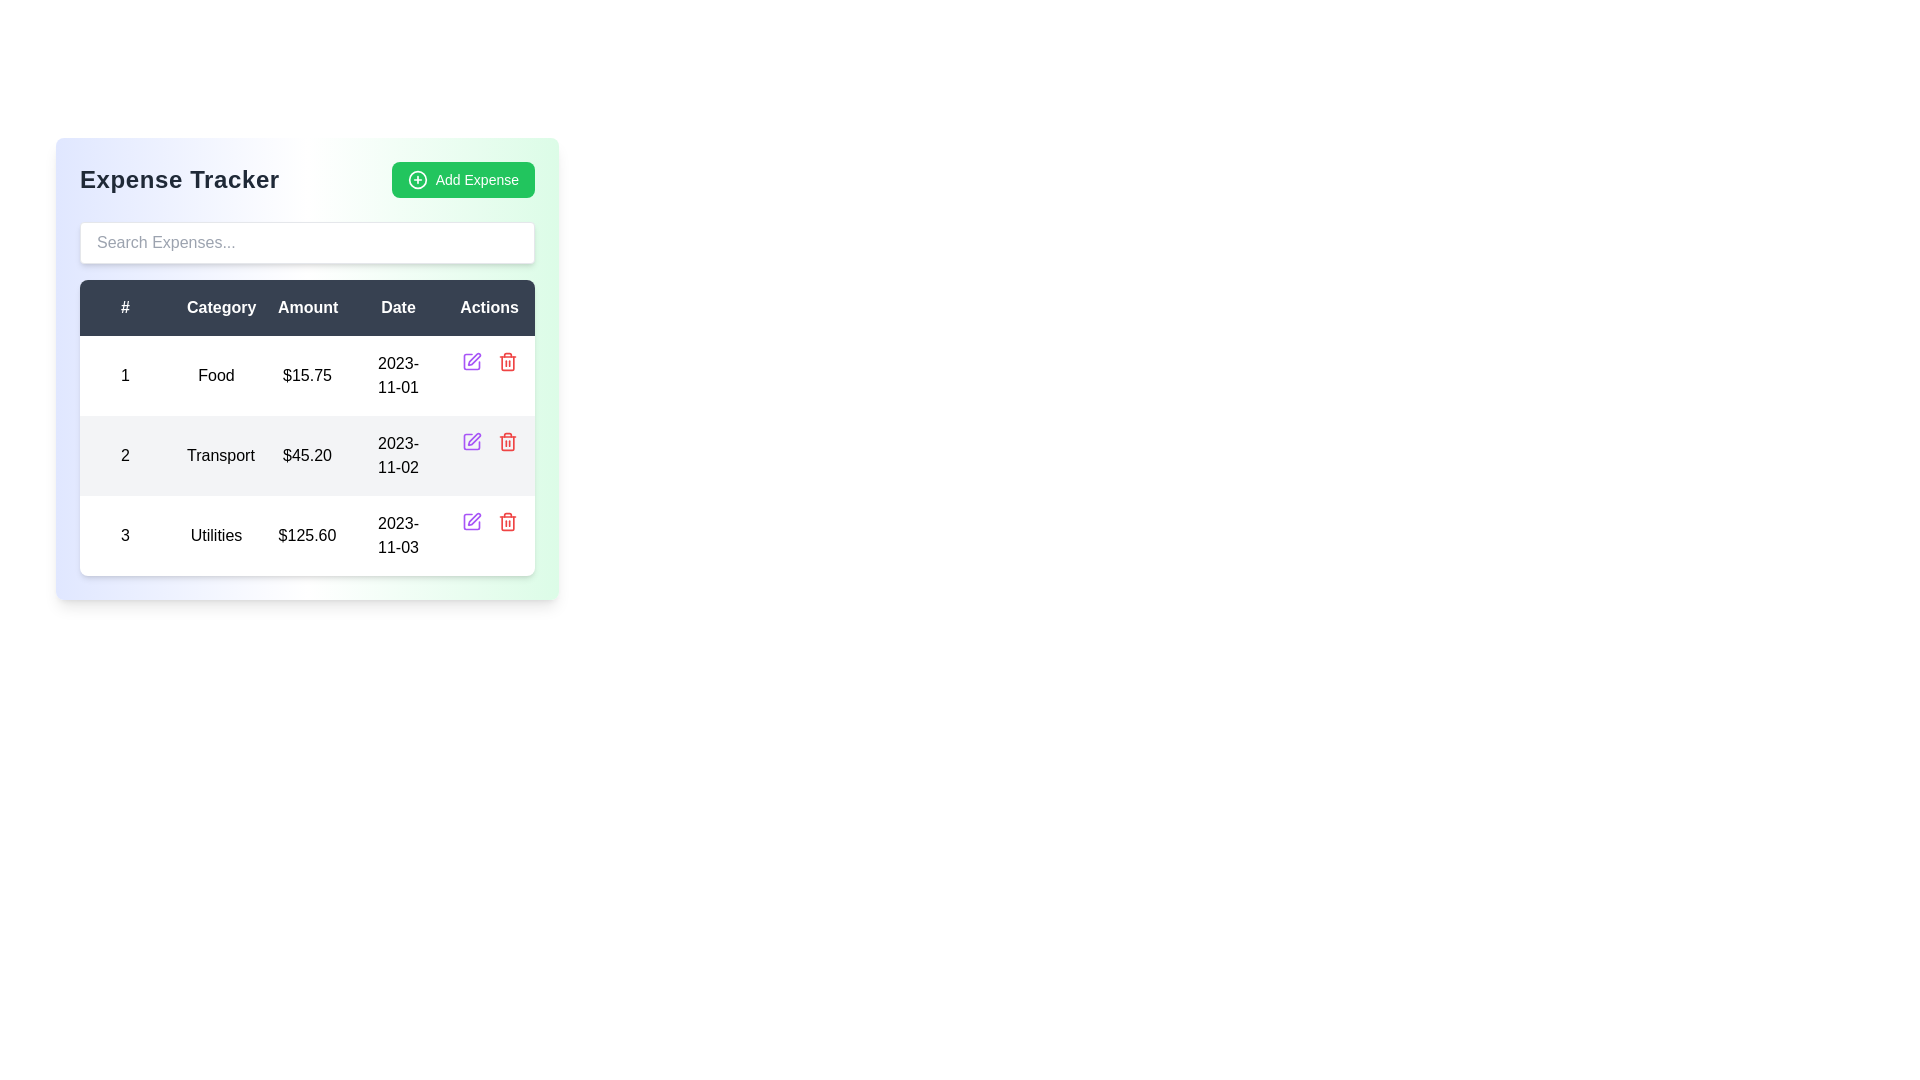 This screenshot has height=1080, width=1920. Describe the element at coordinates (398, 375) in the screenshot. I see `text content of the label displaying the date '2023-11-01' located in the fourth column of the first row of the 'Expense Tracker' table` at that location.